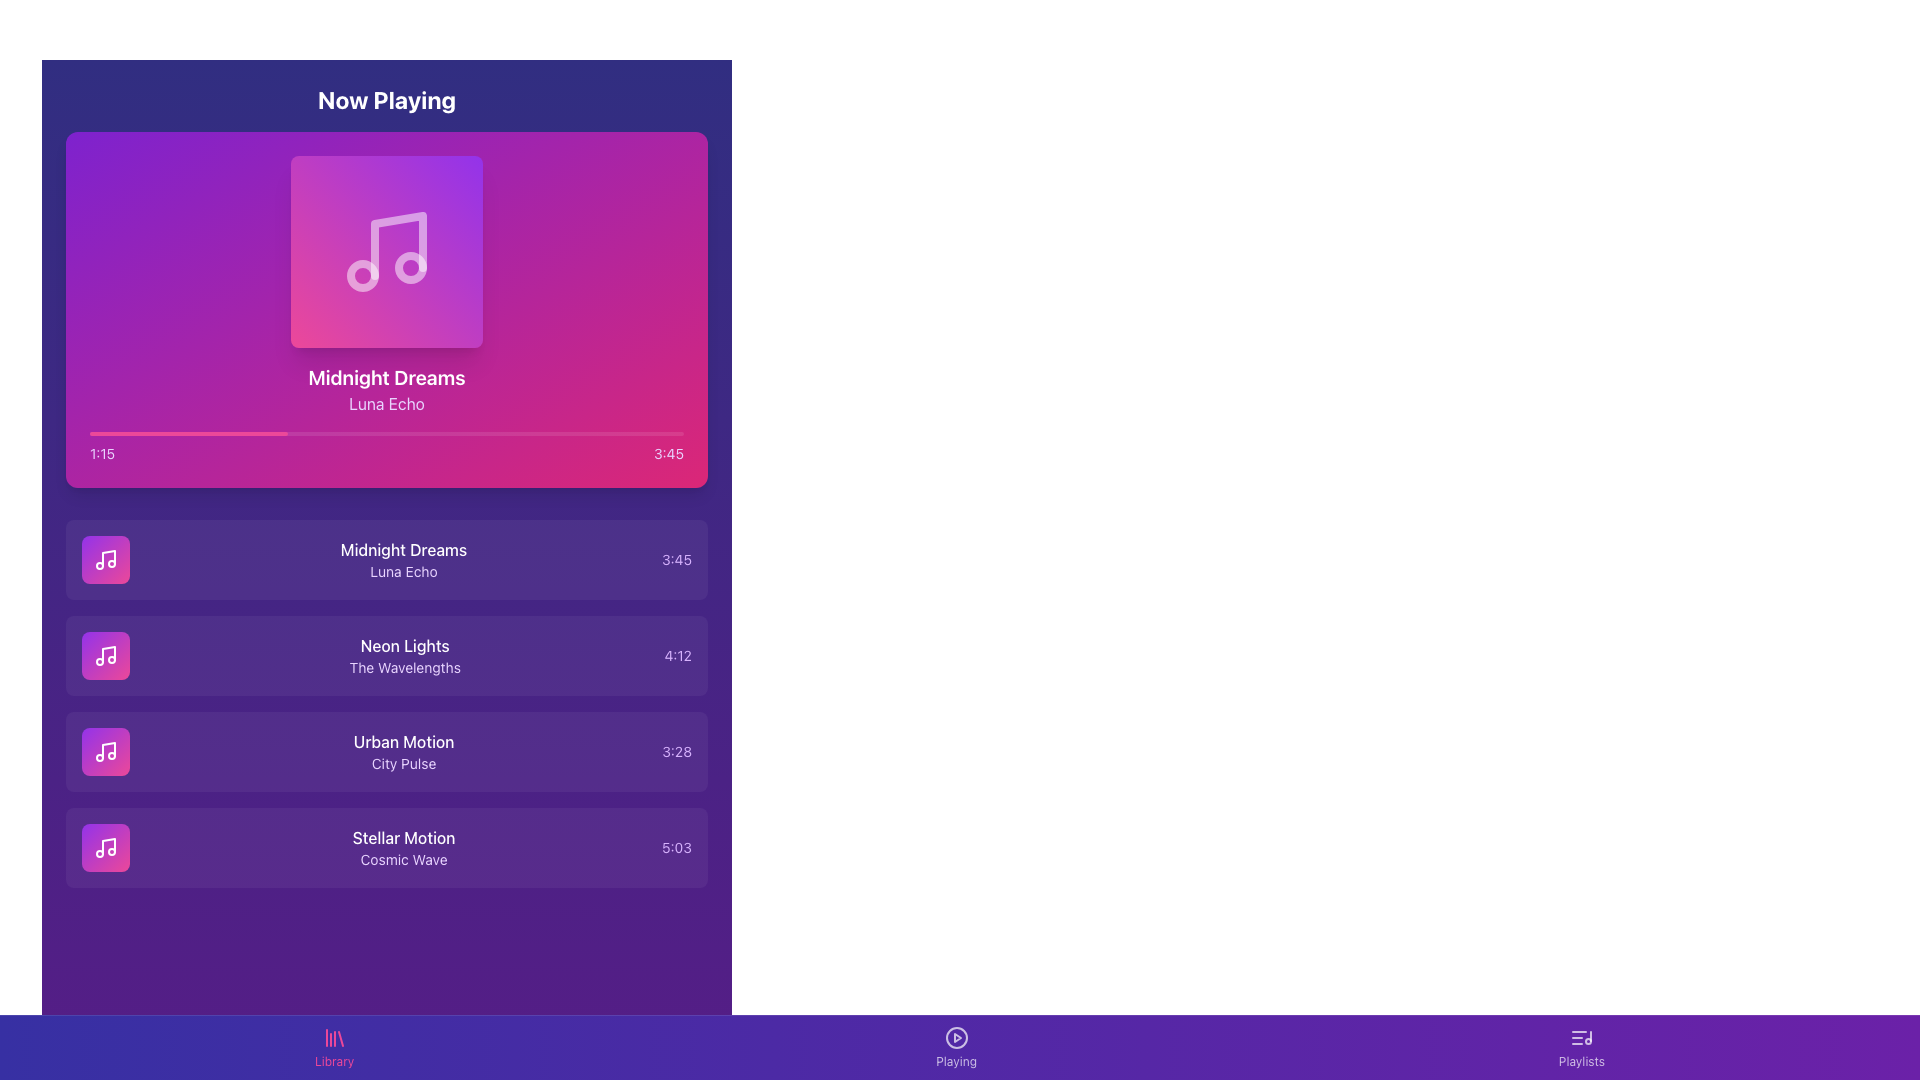 The image size is (1920, 1080). What do you see at coordinates (387, 285) in the screenshot?
I see `the Media Player Section labeled 'Now Playing', which displays the current playing track details and progress indicator` at bounding box center [387, 285].